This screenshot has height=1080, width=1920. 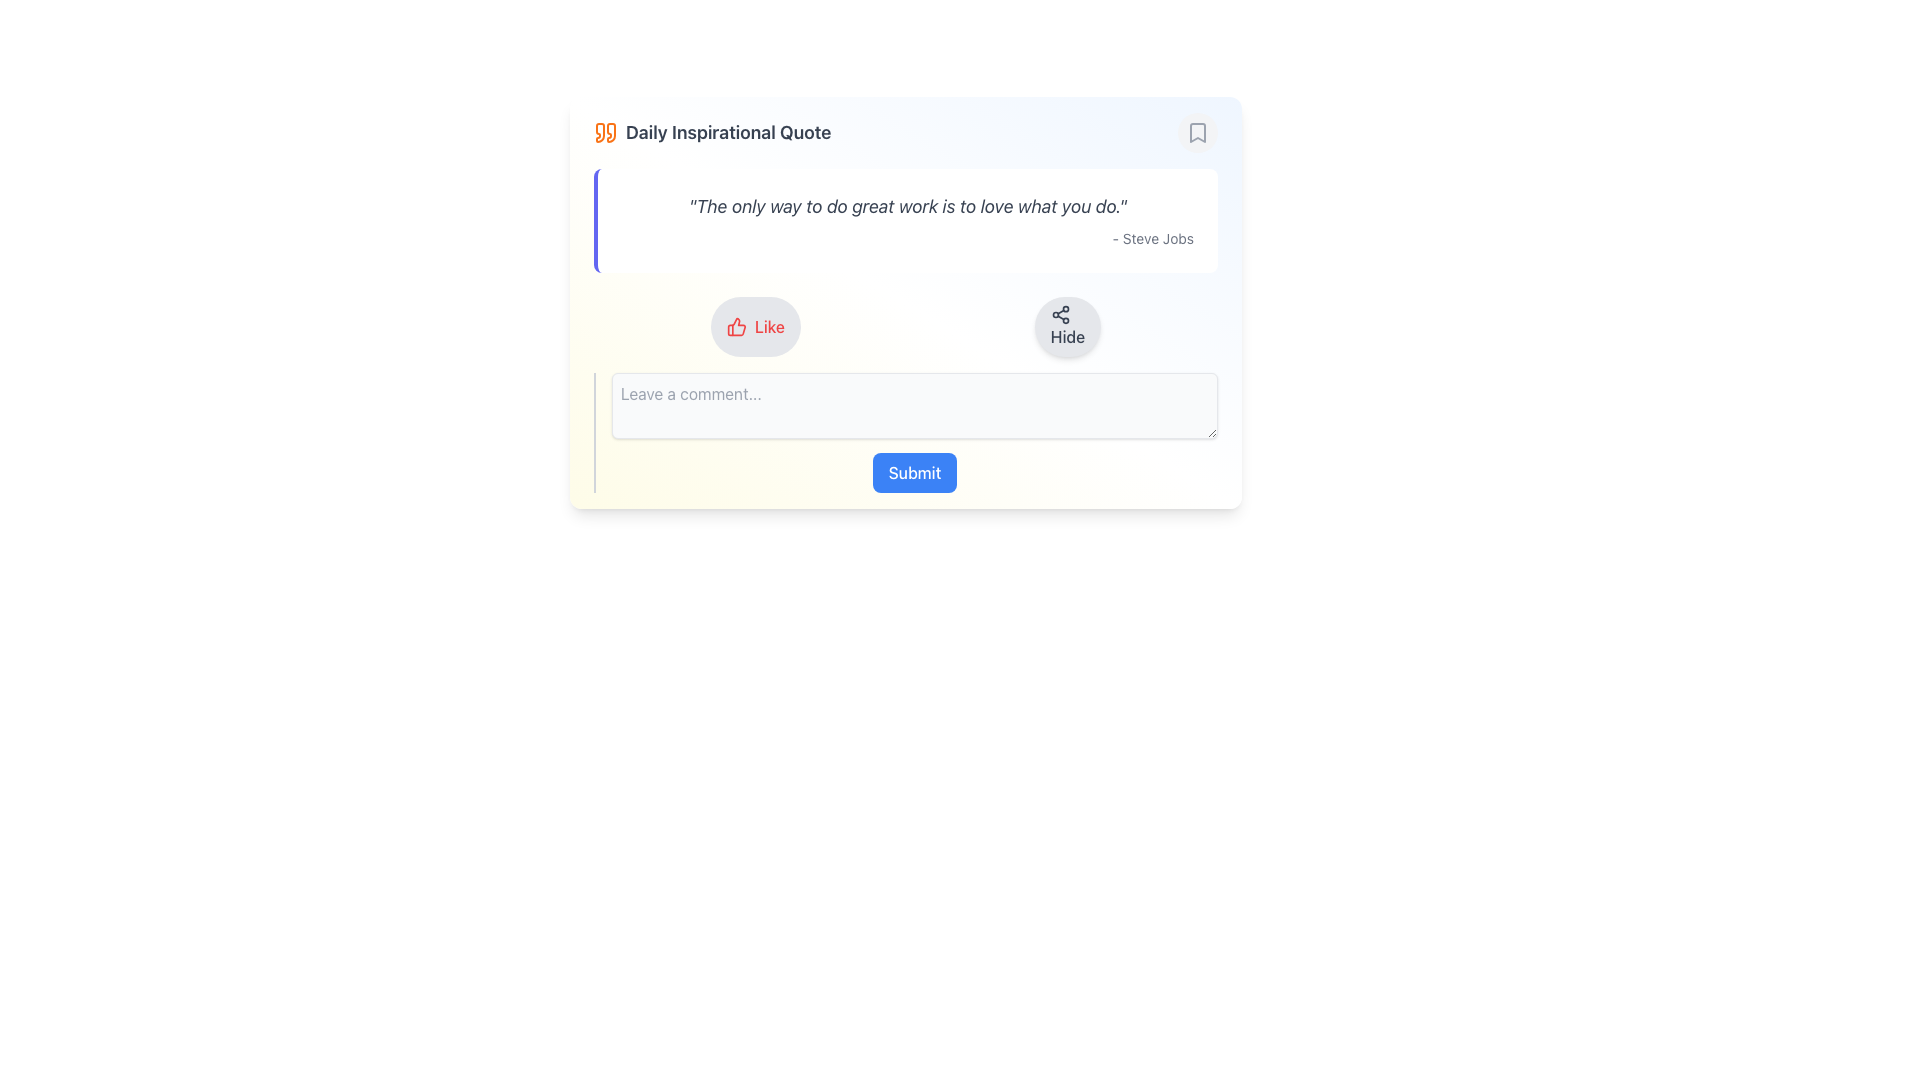 What do you see at coordinates (1198, 132) in the screenshot?
I see `the bookmark icon located in the upper right section of the interface, adjacent to the 'Daily Inspirational Quote' box` at bounding box center [1198, 132].